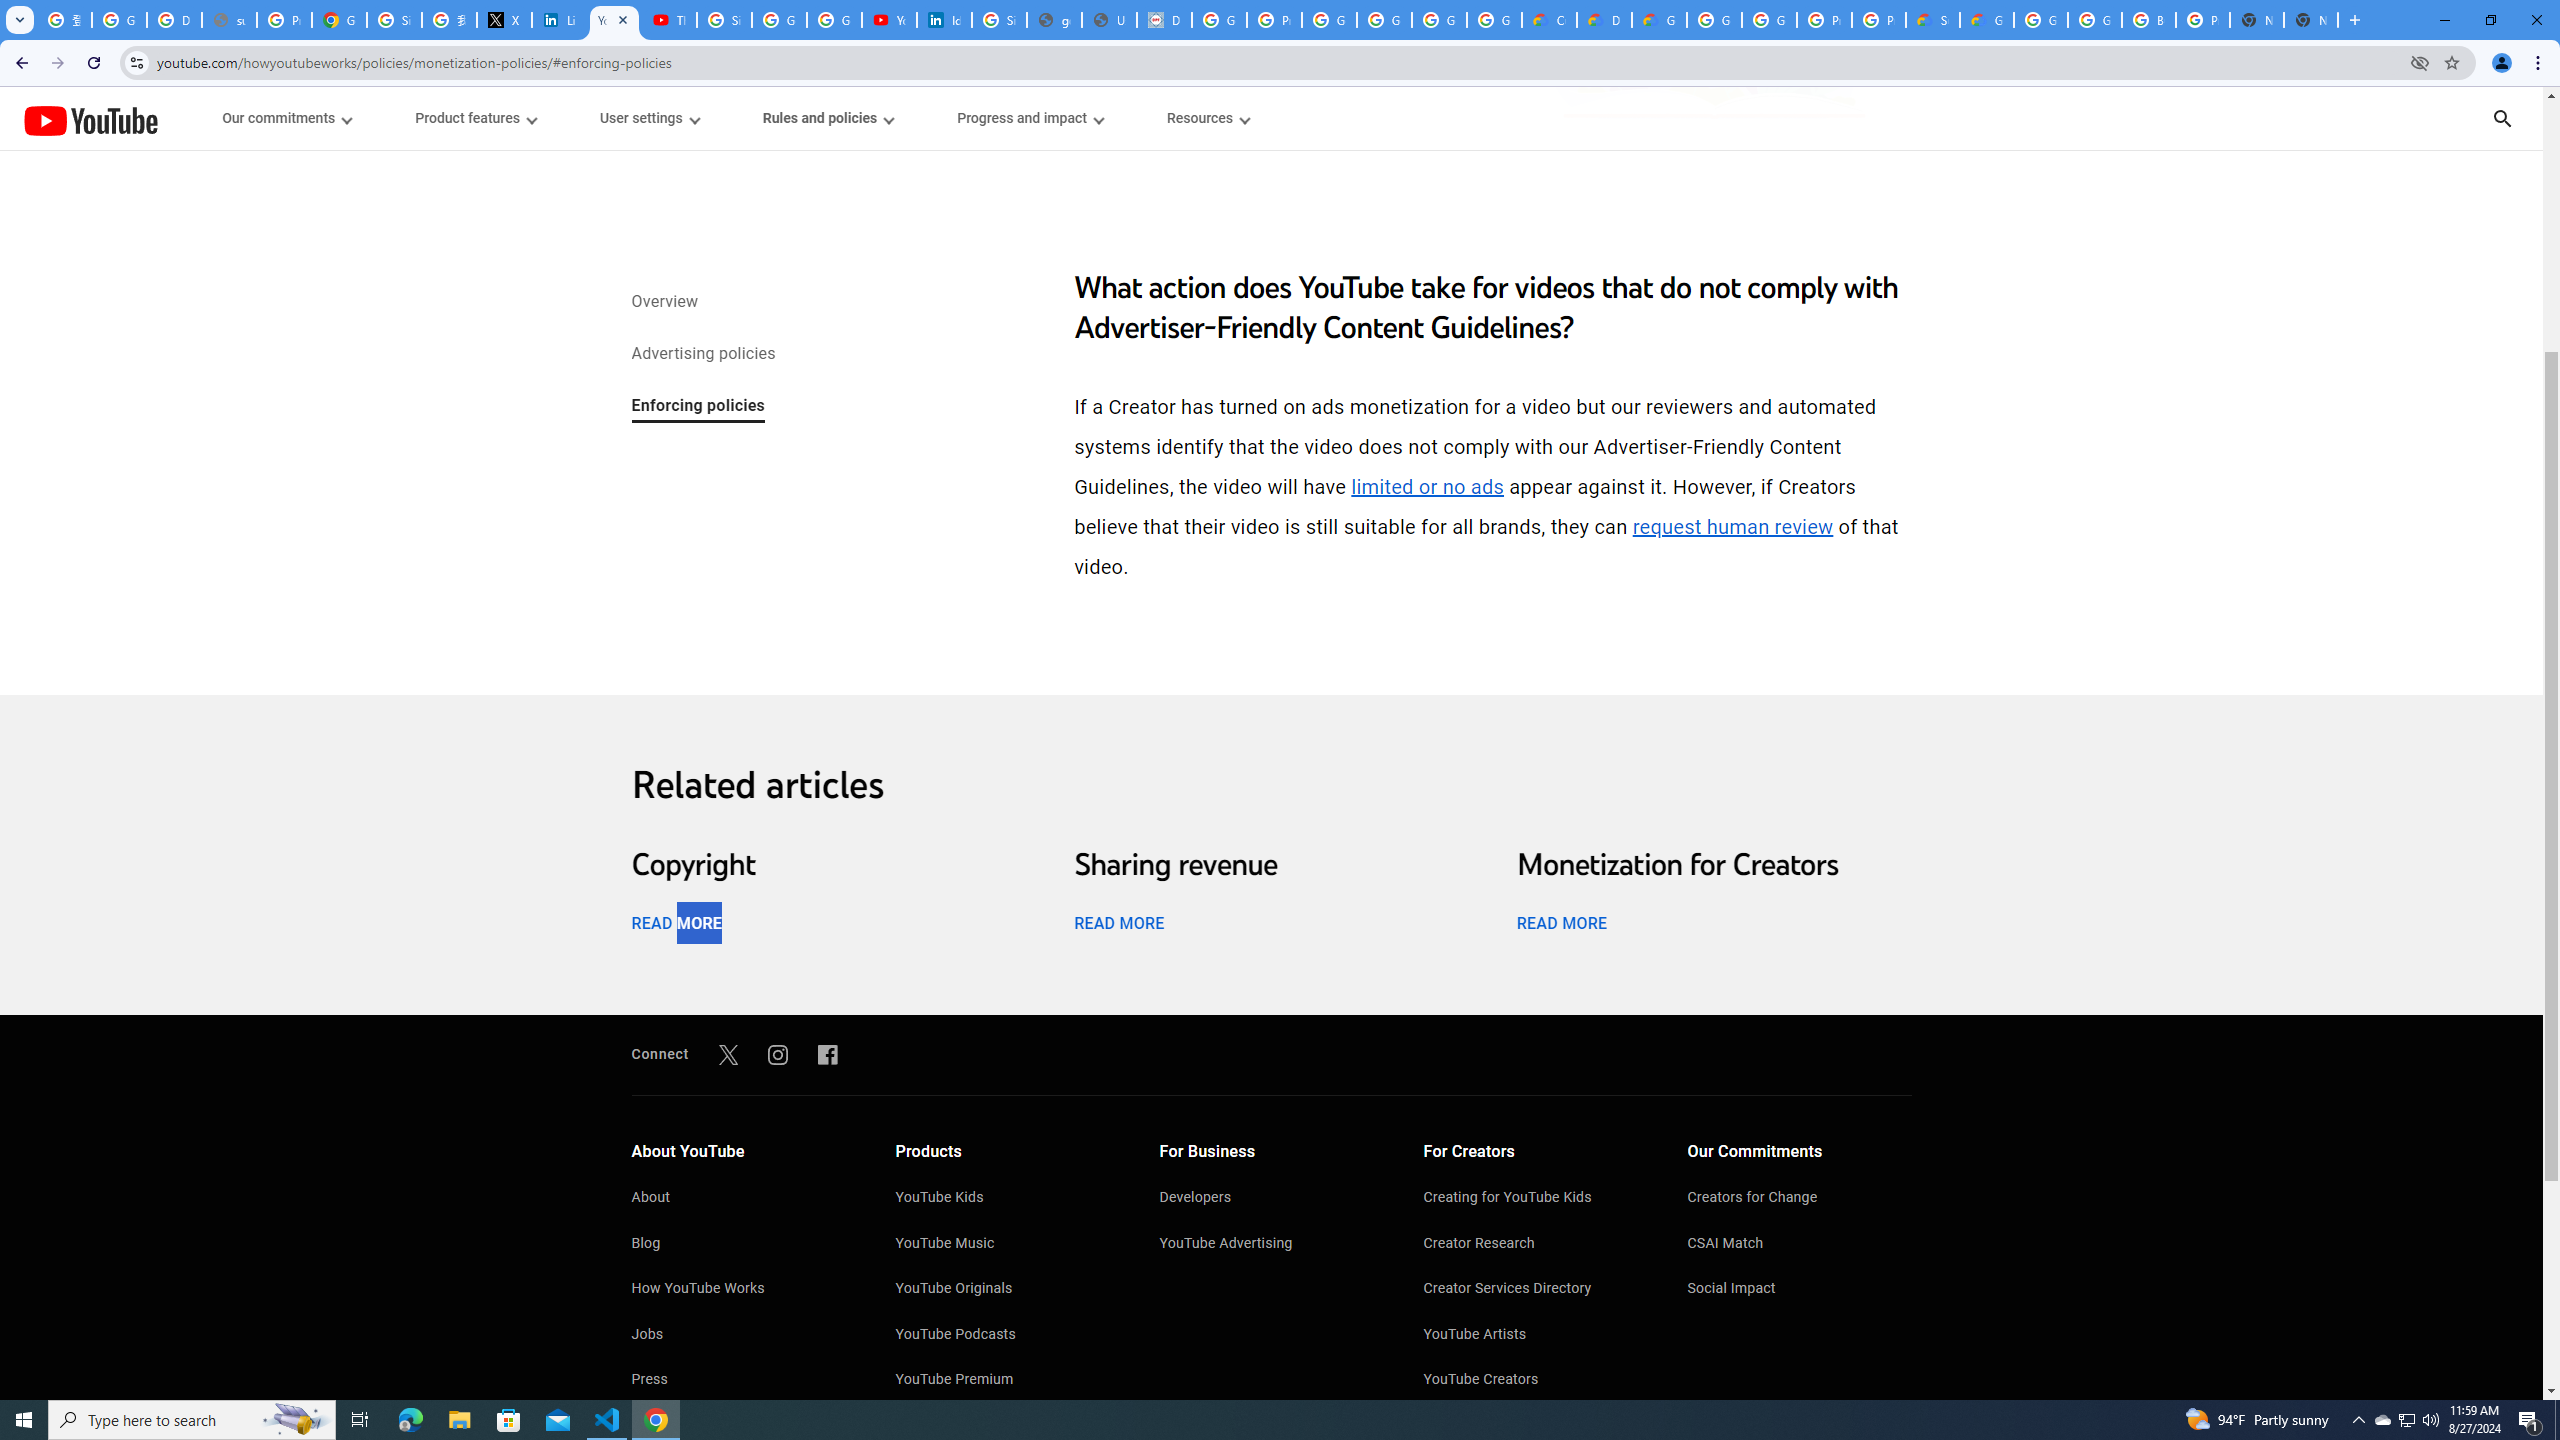 The height and width of the screenshot is (1440, 2560). I want to click on 'YouTube Kids', so click(1007, 1198).